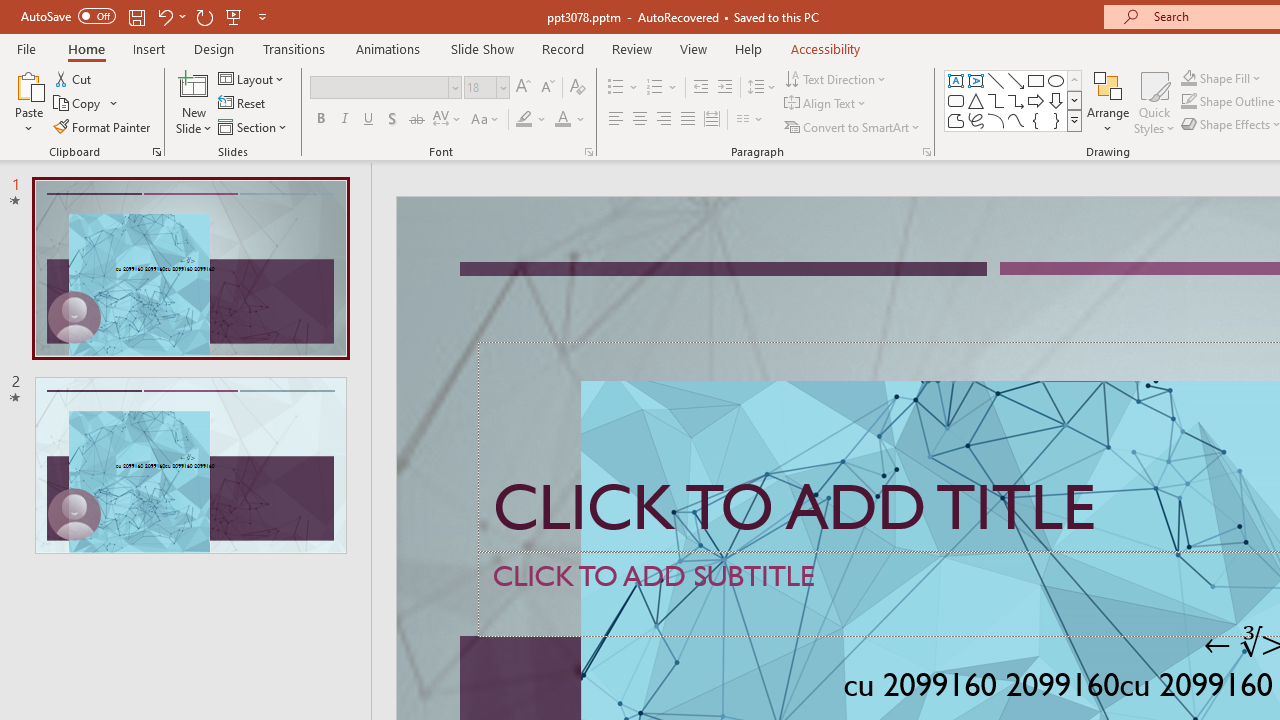  Describe the element at coordinates (976, 80) in the screenshot. I see `'Vertical Text Box'` at that location.